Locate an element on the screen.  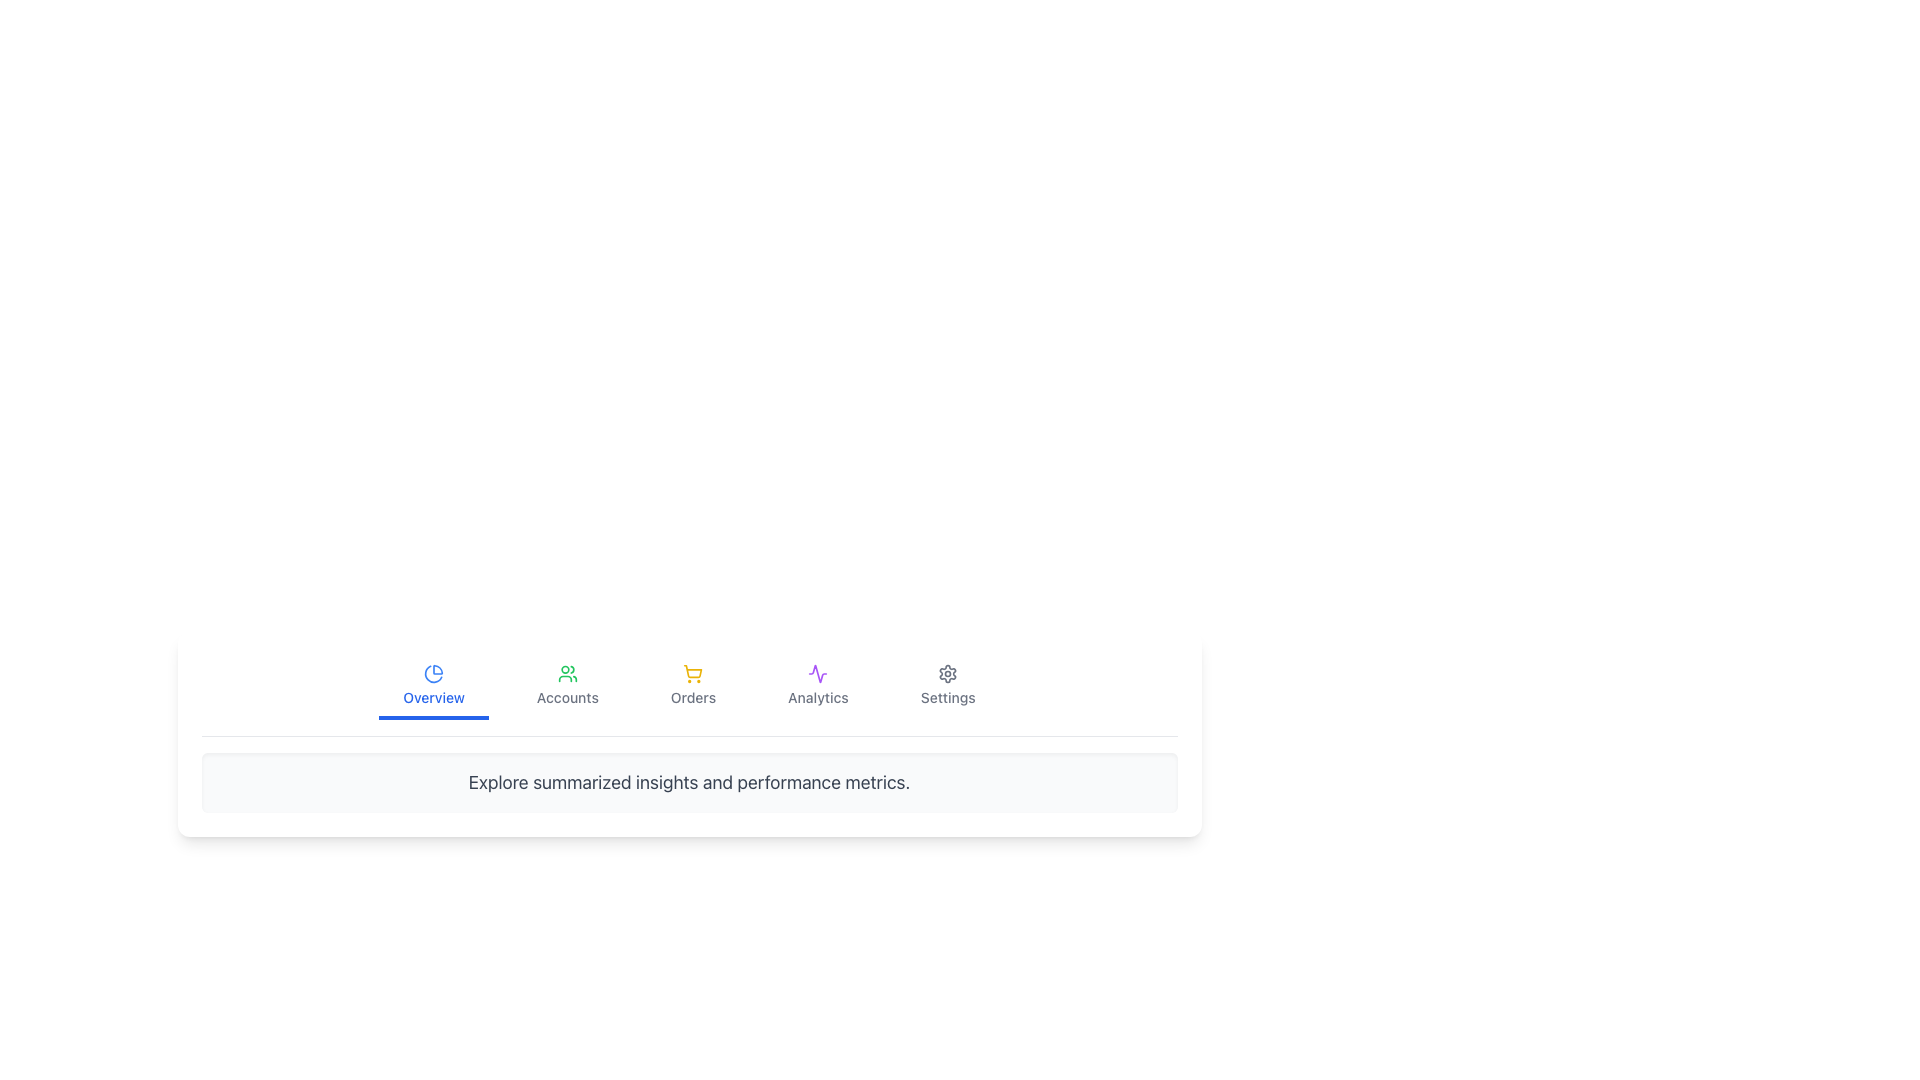
the descriptive text label associated with the 'Settings' option located directly below the gear icon in the bottom navigation menu is located at coordinates (947, 697).